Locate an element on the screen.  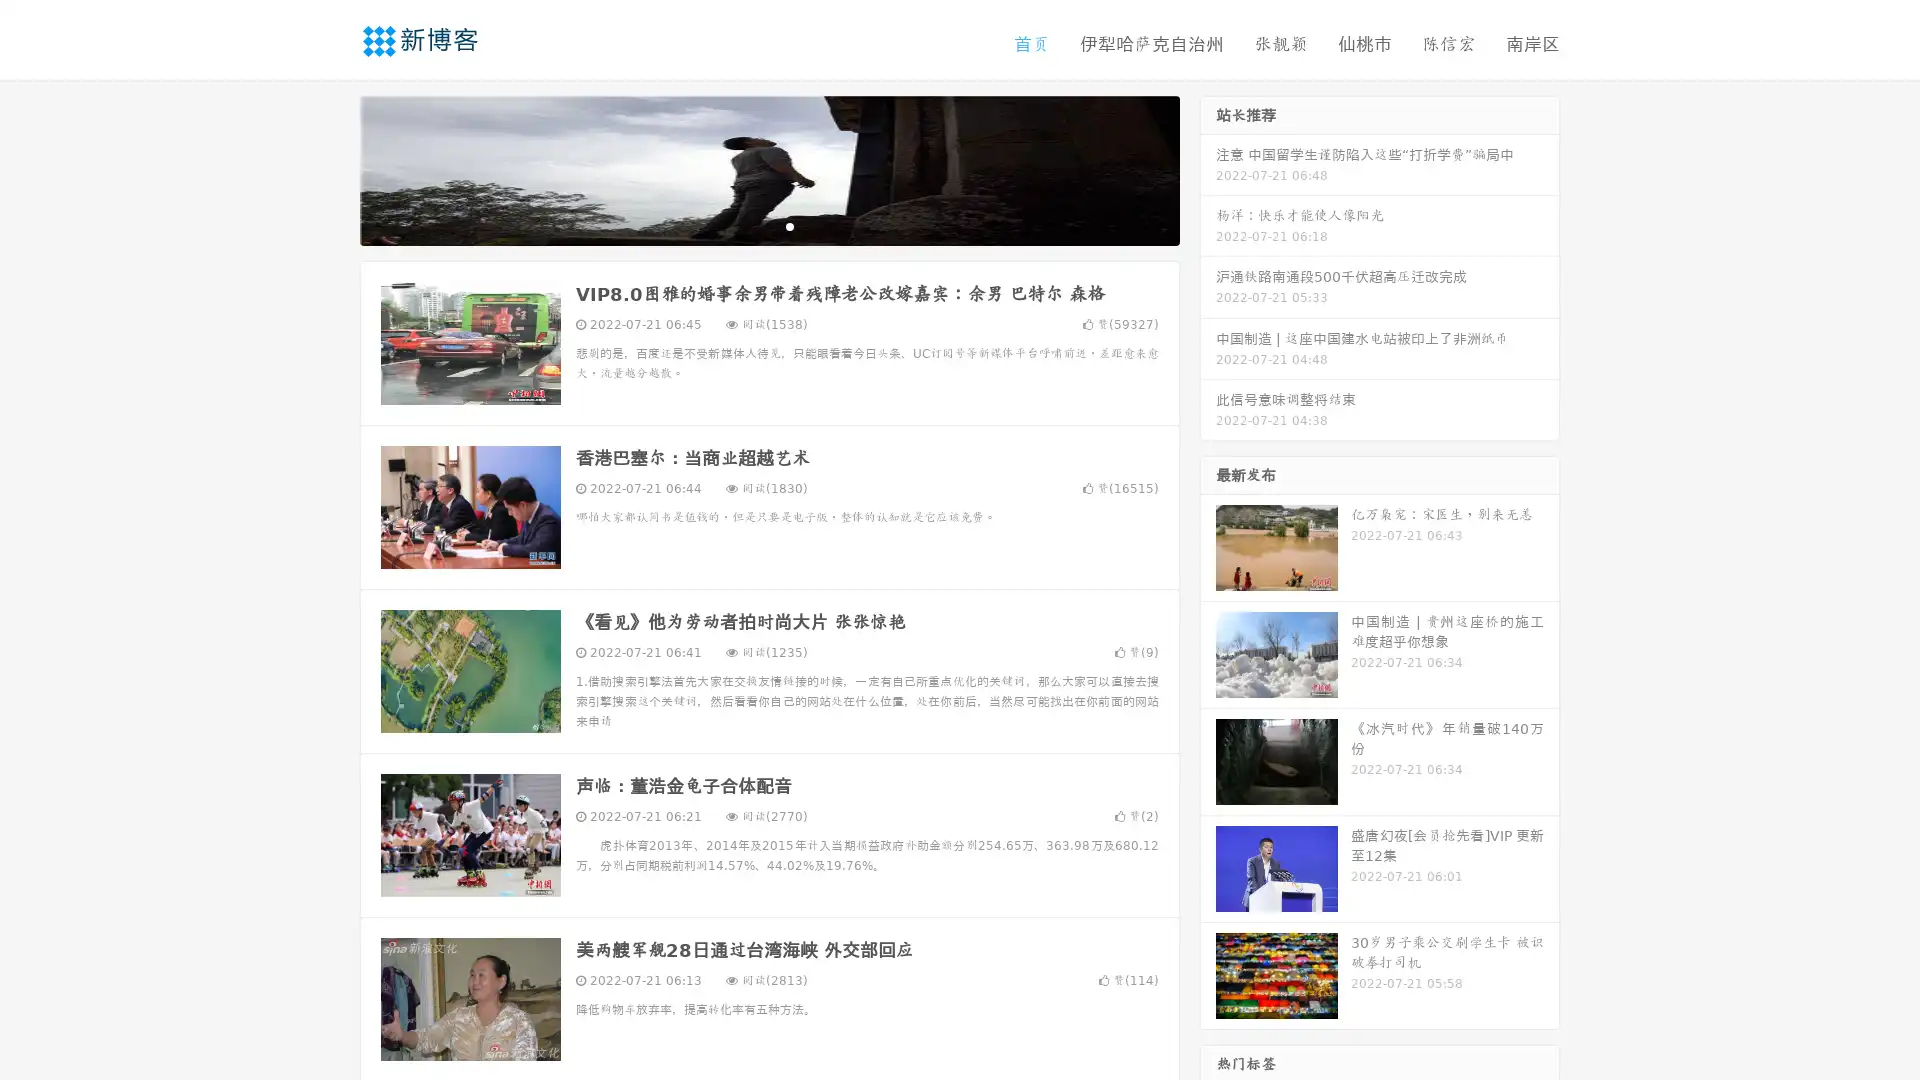
Previous slide is located at coordinates (330, 168).